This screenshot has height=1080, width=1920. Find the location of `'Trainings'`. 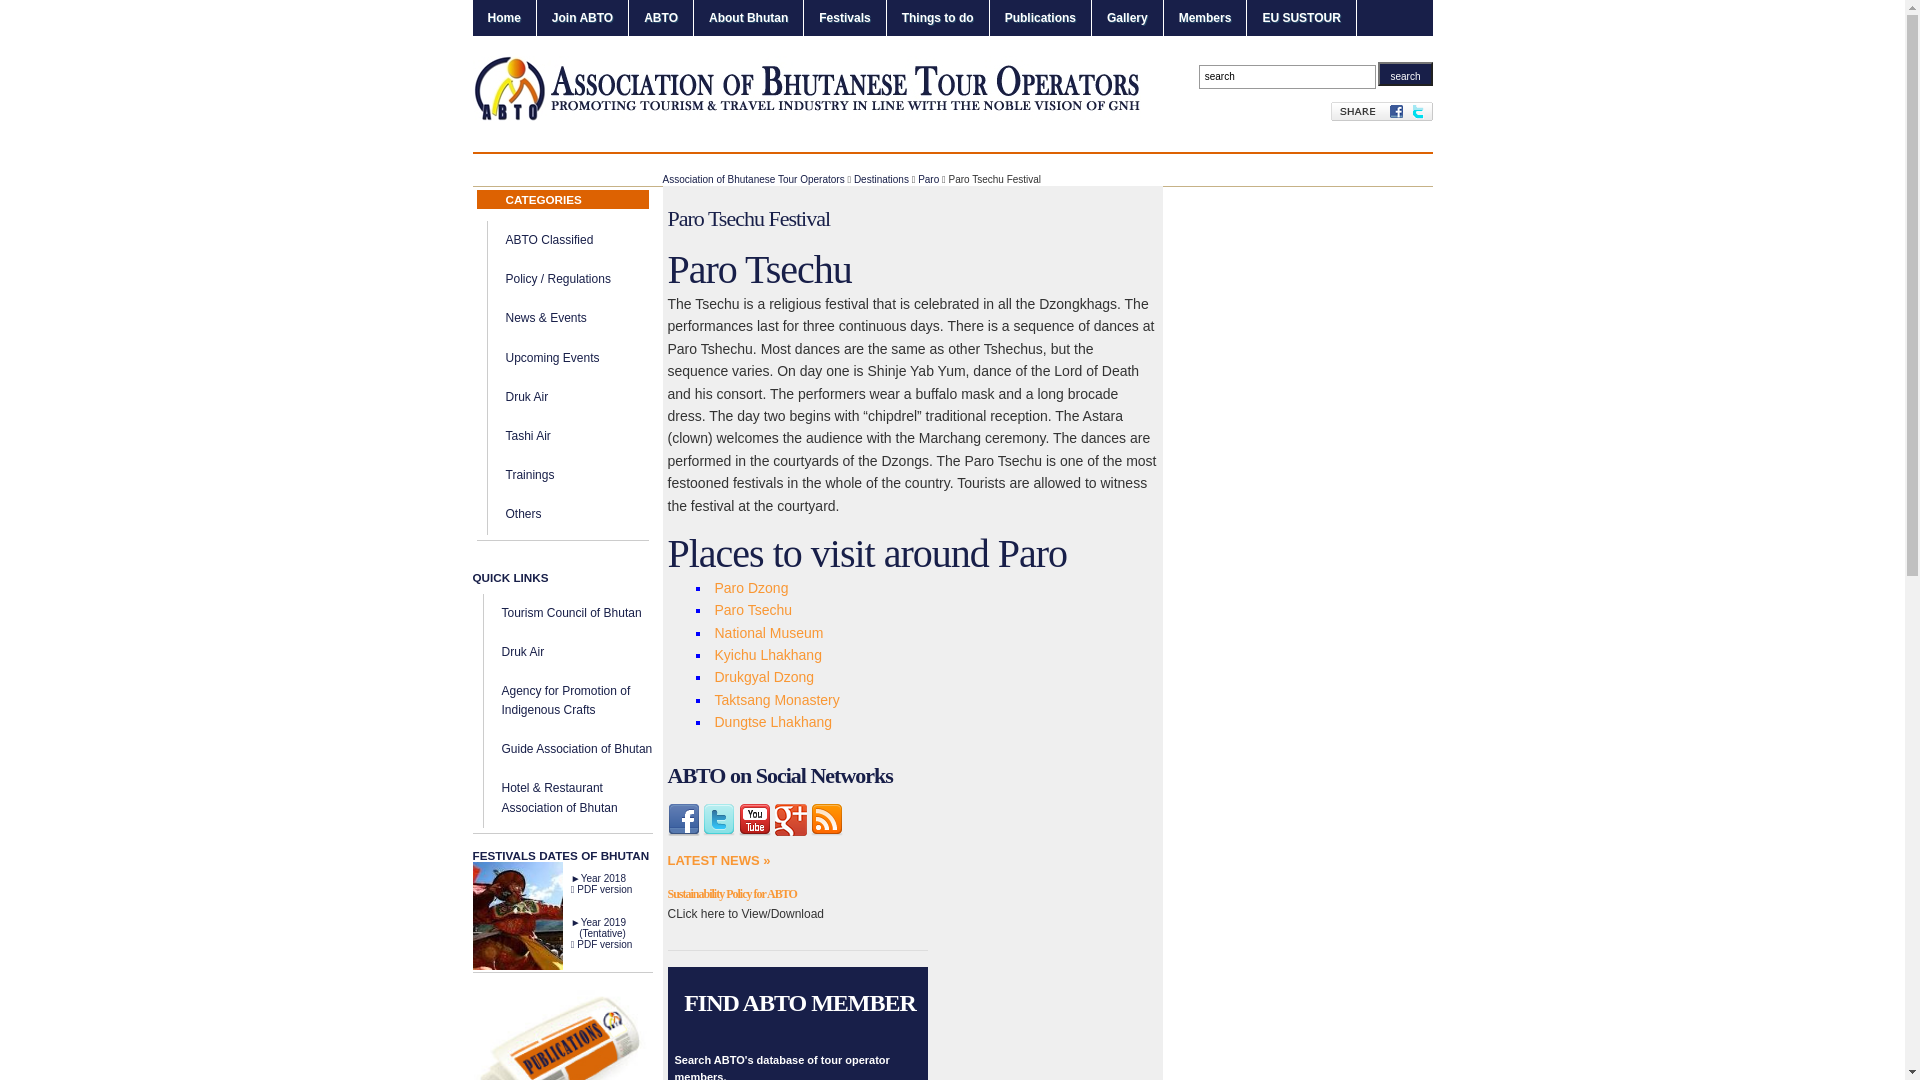

'Trainings' is located at coordinates (530, 474).